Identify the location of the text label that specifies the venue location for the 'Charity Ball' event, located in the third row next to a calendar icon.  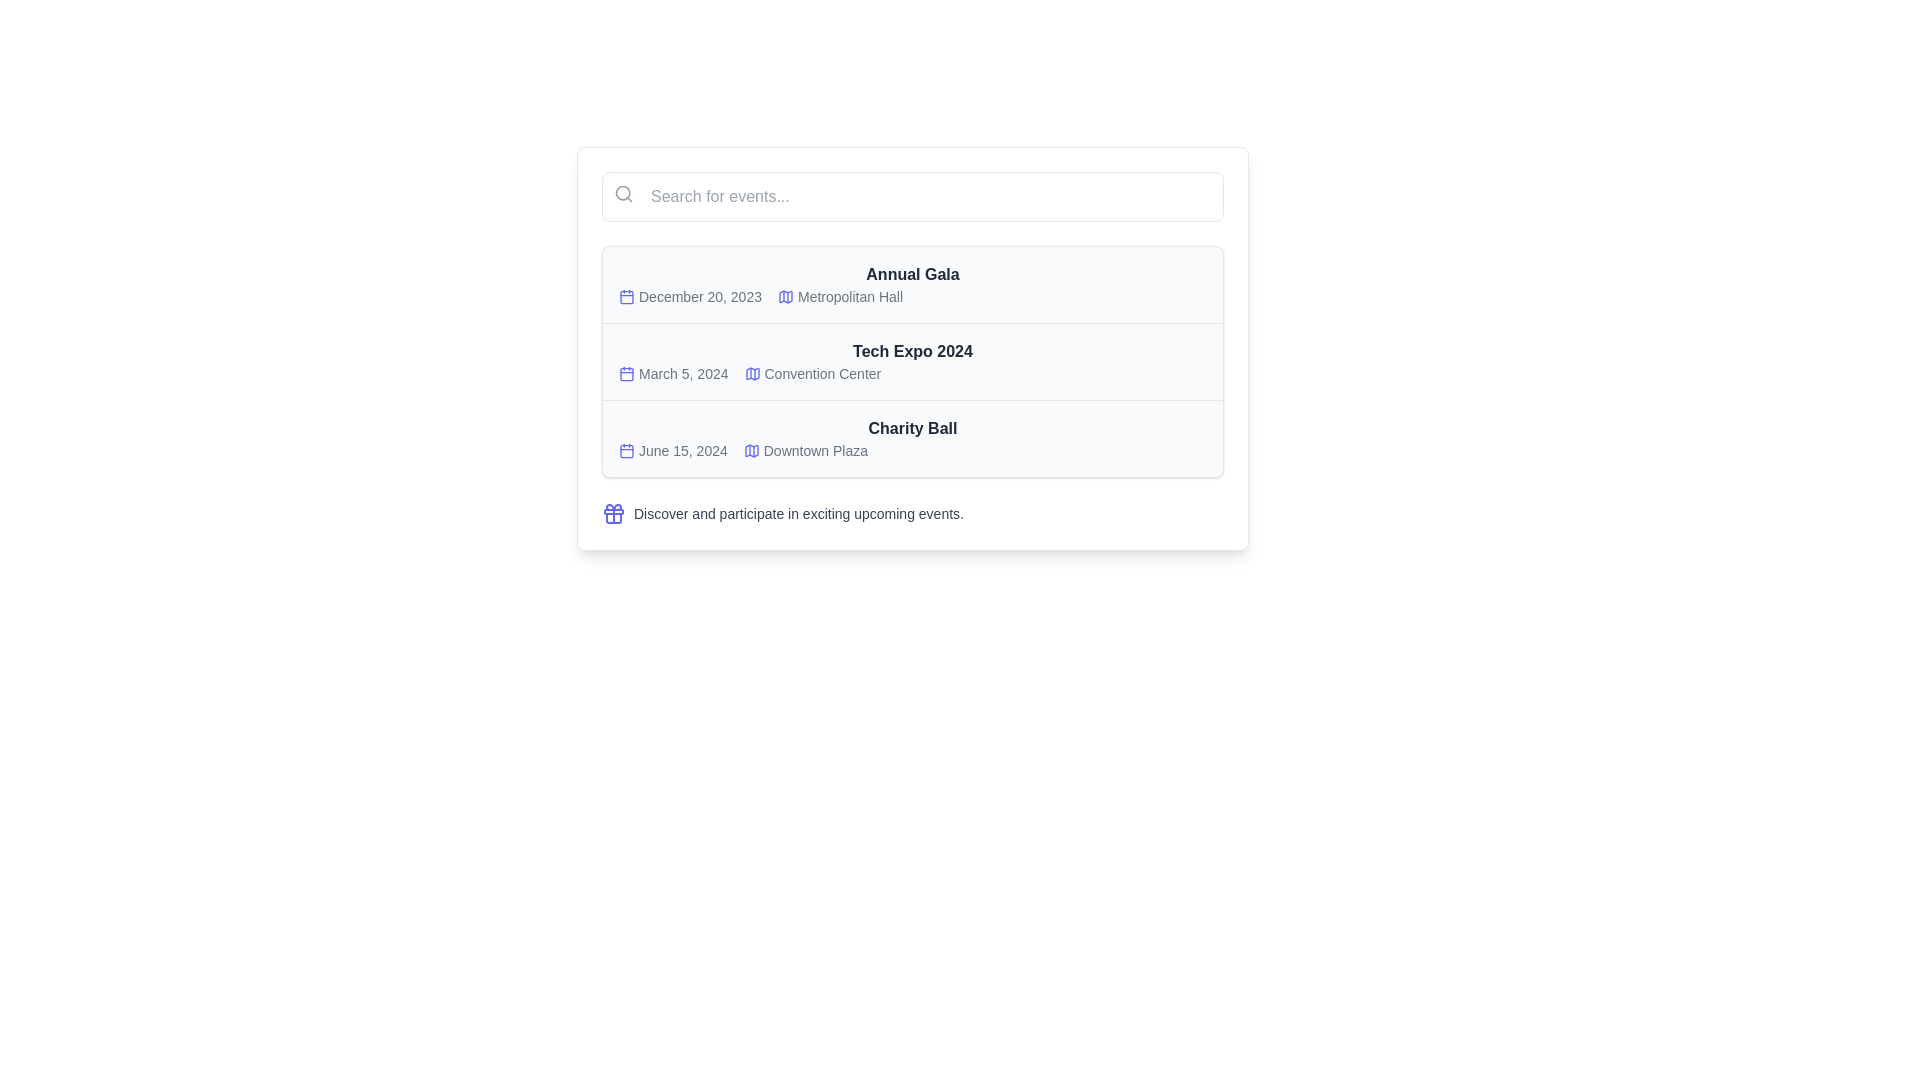
(815, 451).